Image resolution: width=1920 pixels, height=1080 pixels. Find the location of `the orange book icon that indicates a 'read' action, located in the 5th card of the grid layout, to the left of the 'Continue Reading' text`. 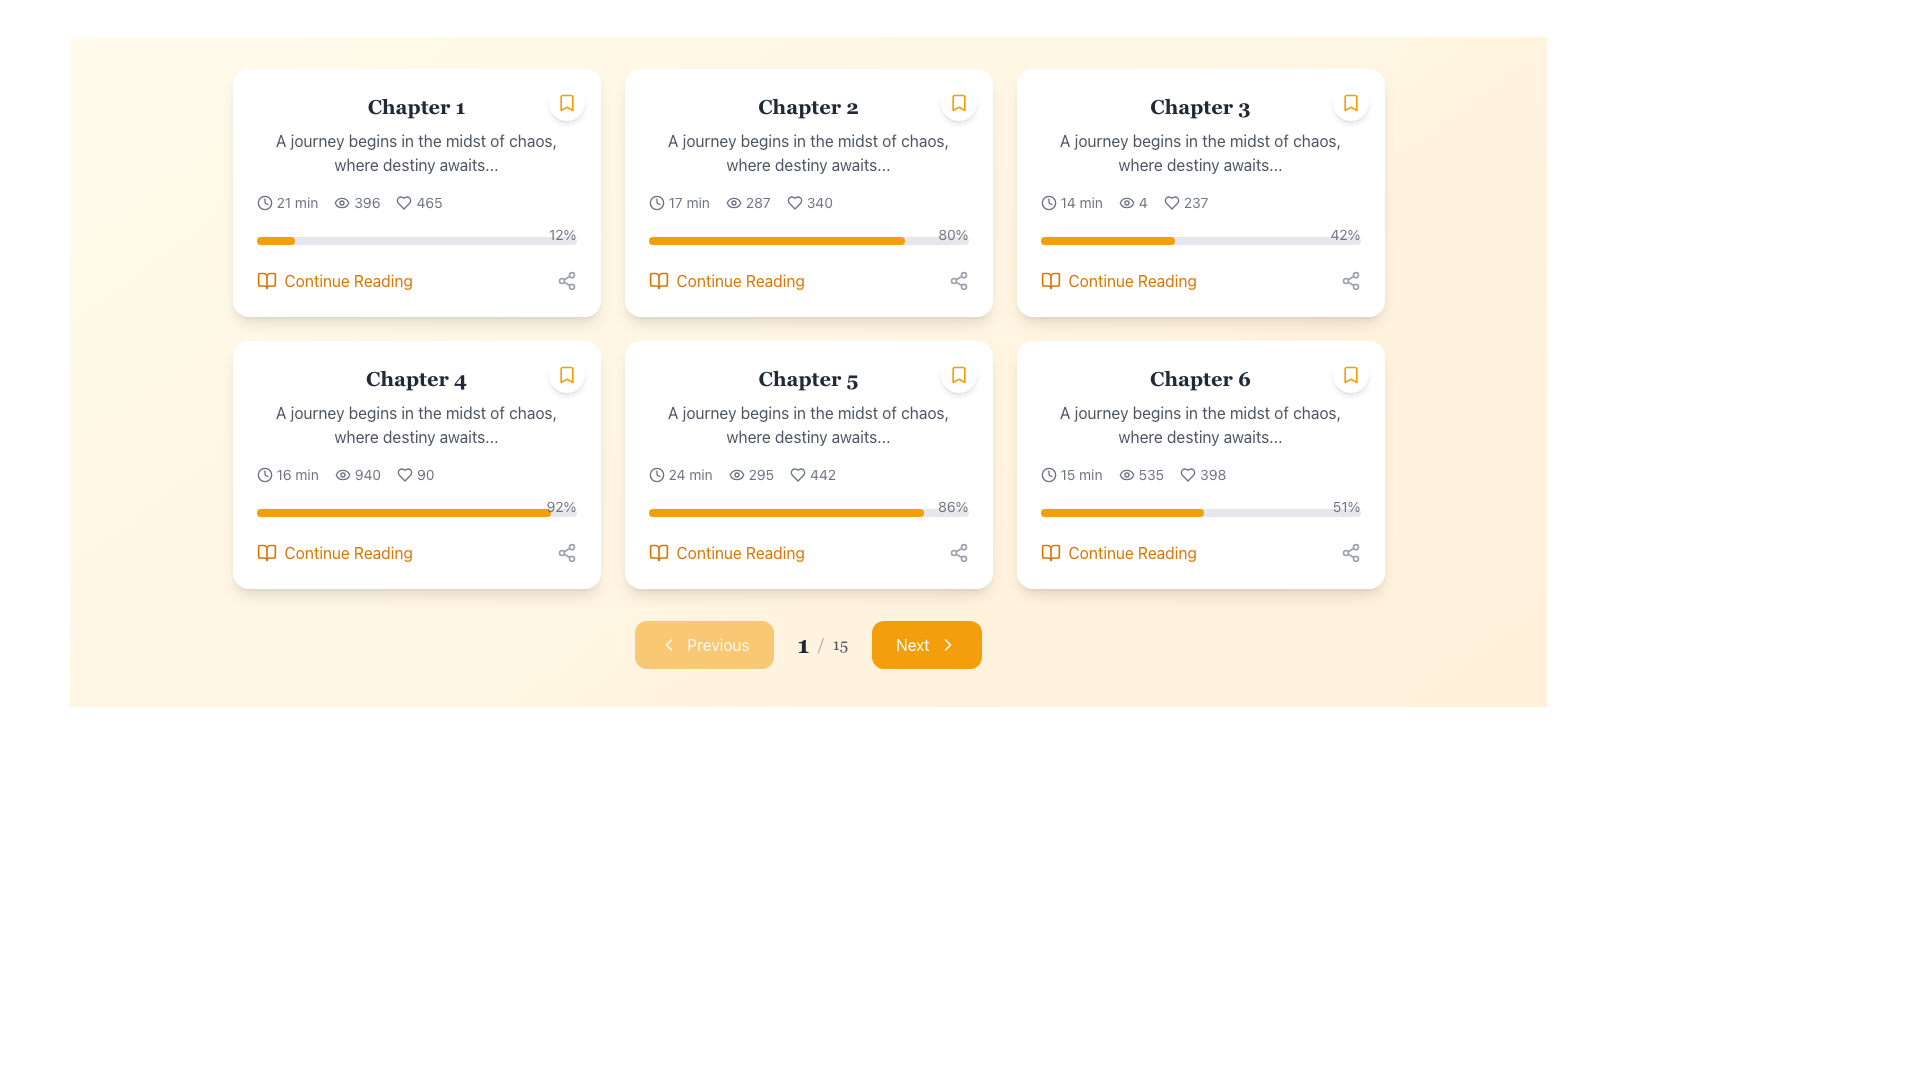

the orange book icon that indicates a 'read' action, located in the 5th card of the grid layout, to the left of the 'Continue Reading' text is located at coordinates (658, 552).